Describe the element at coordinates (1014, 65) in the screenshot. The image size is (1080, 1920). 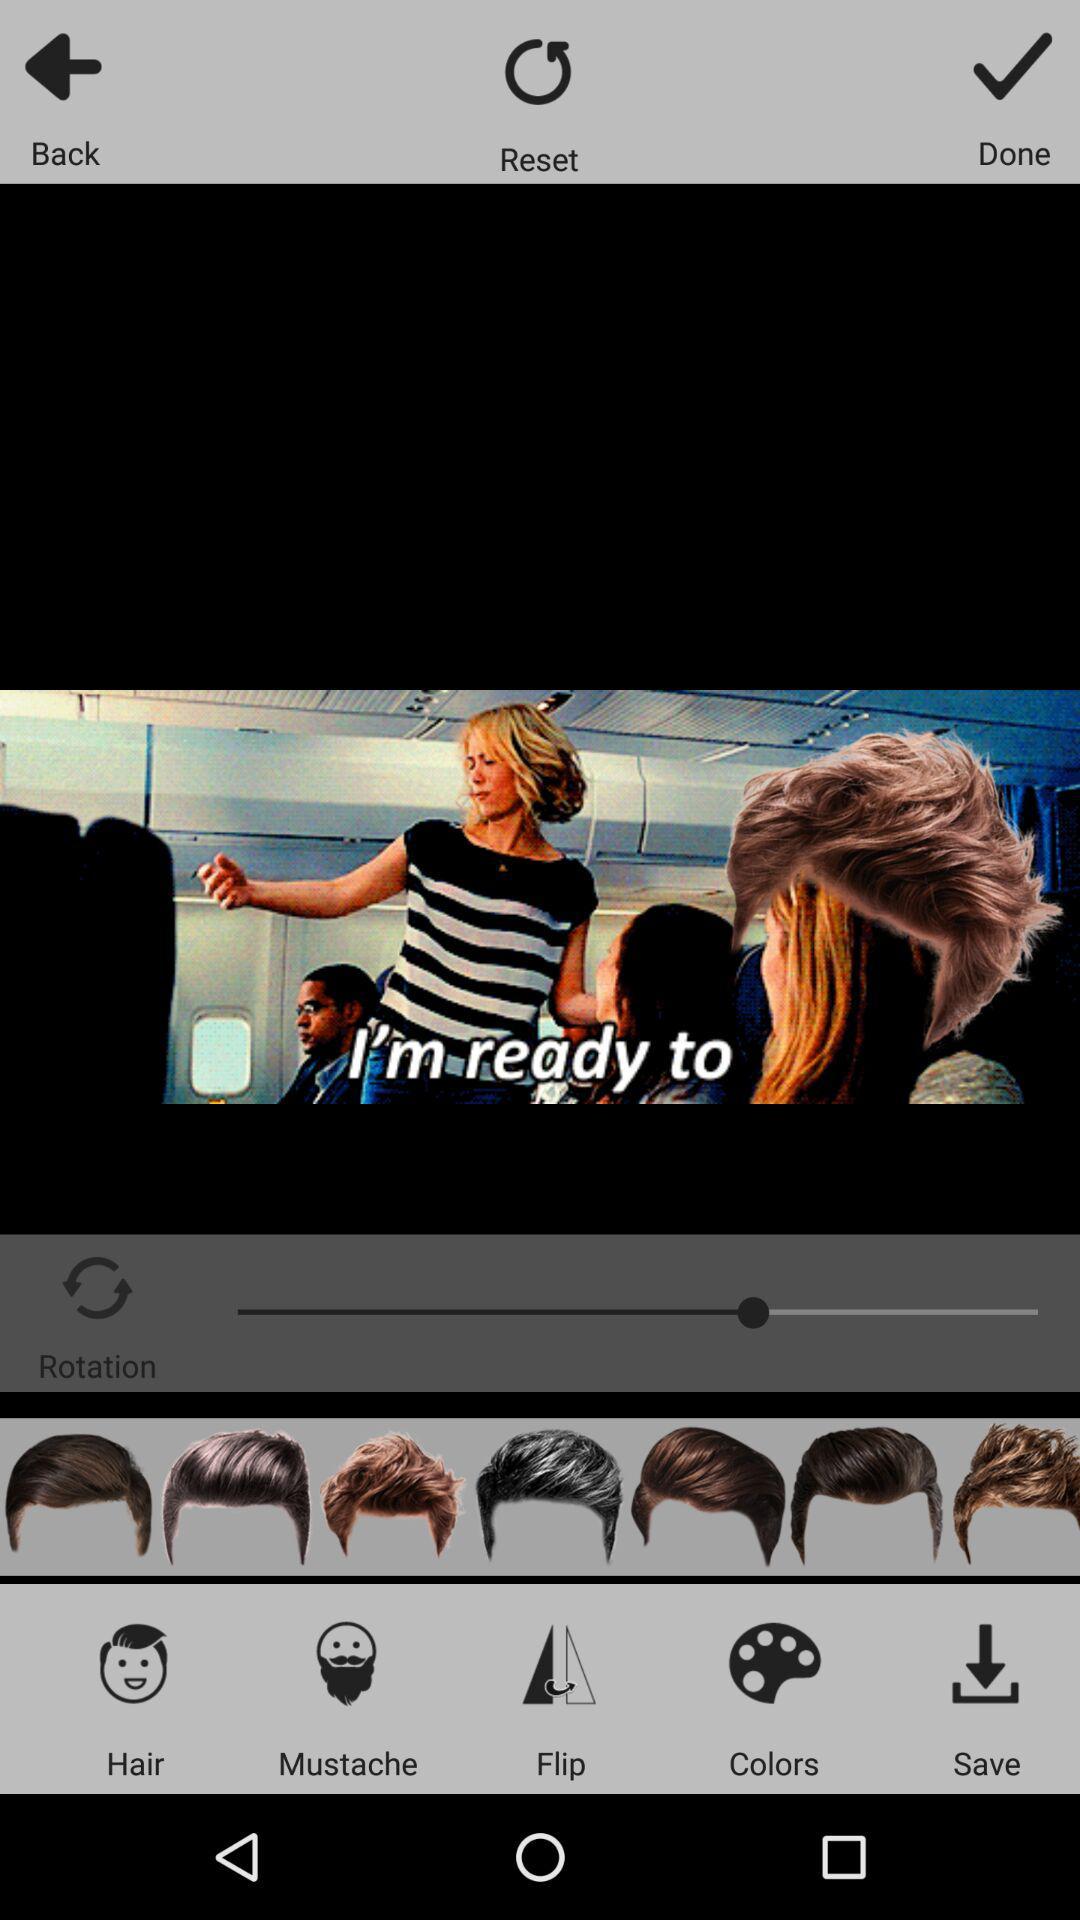
I see `finish` at that location.